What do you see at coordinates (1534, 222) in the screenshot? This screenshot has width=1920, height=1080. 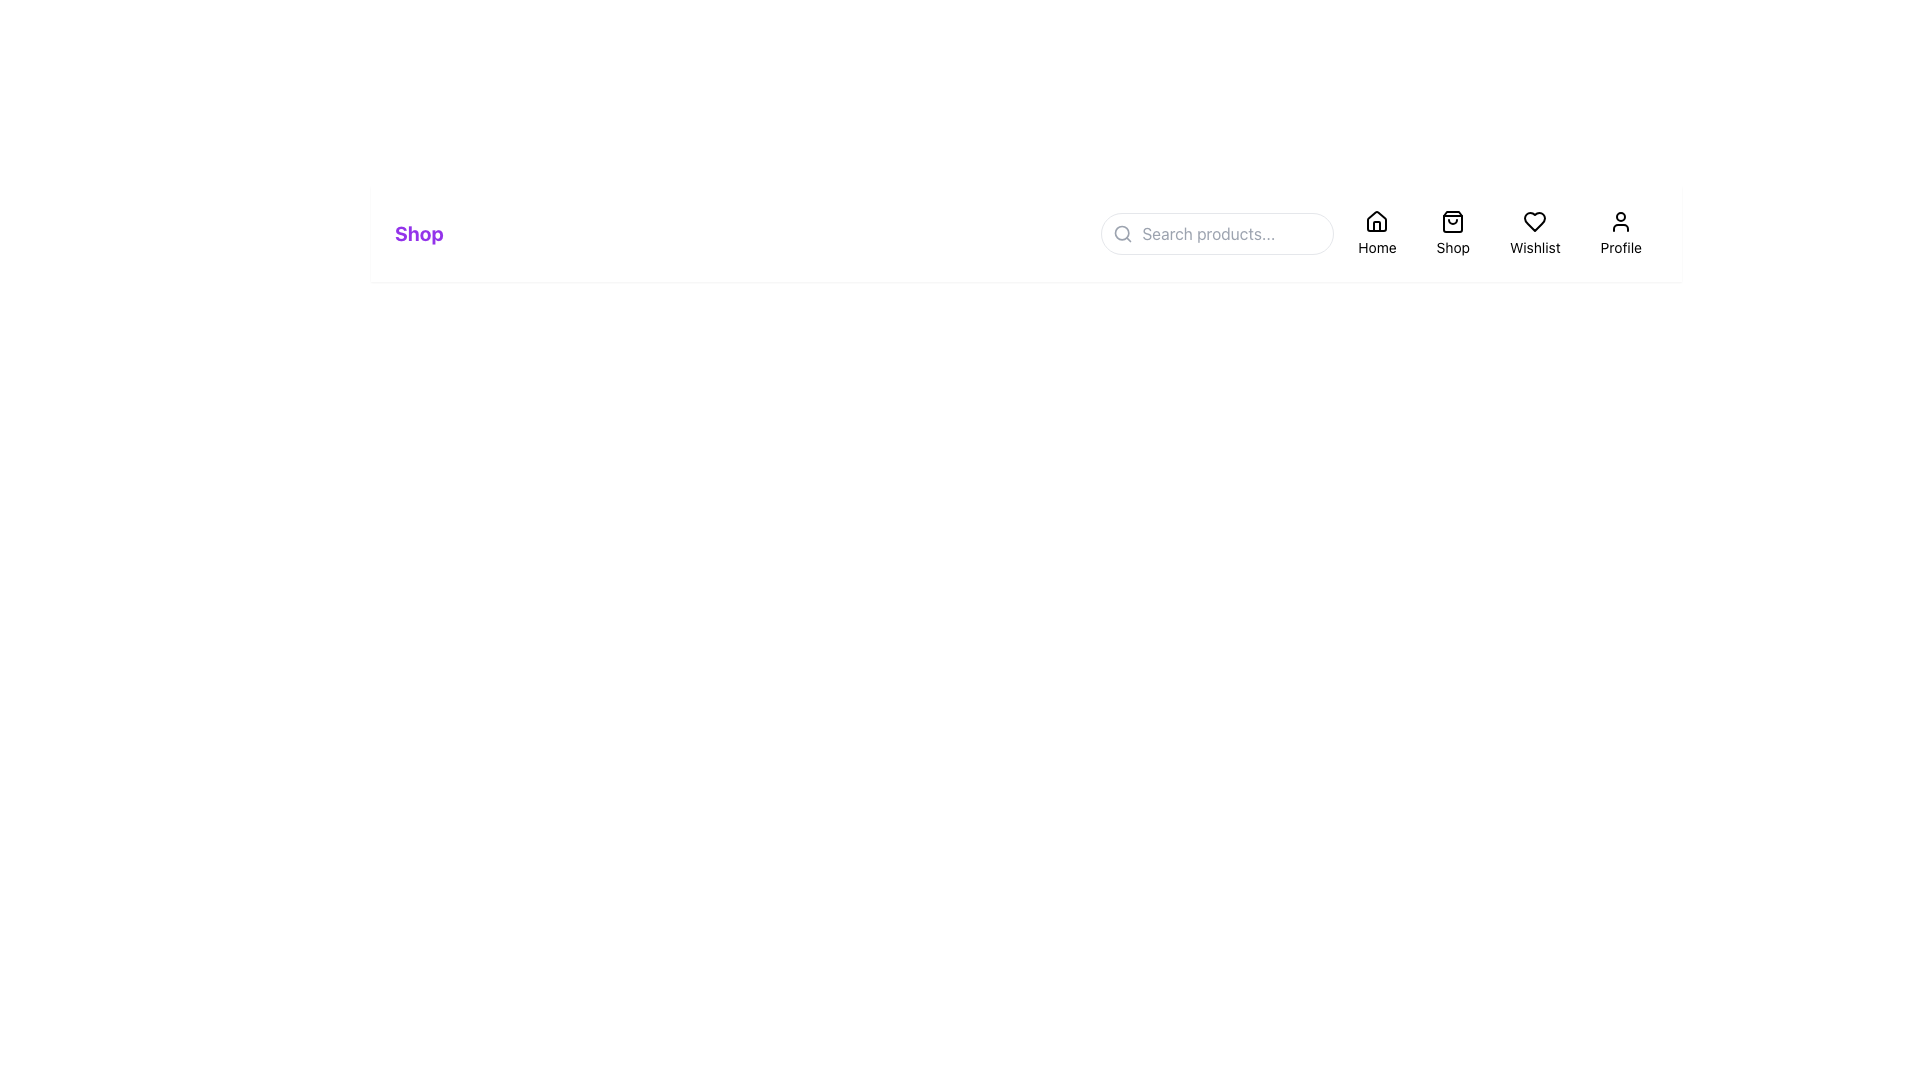 I see `the heart icon in the 'Wishlist' section of the navigation bar, located between 'Shop' and 'Profile'` at bounding box center [1534, 222].